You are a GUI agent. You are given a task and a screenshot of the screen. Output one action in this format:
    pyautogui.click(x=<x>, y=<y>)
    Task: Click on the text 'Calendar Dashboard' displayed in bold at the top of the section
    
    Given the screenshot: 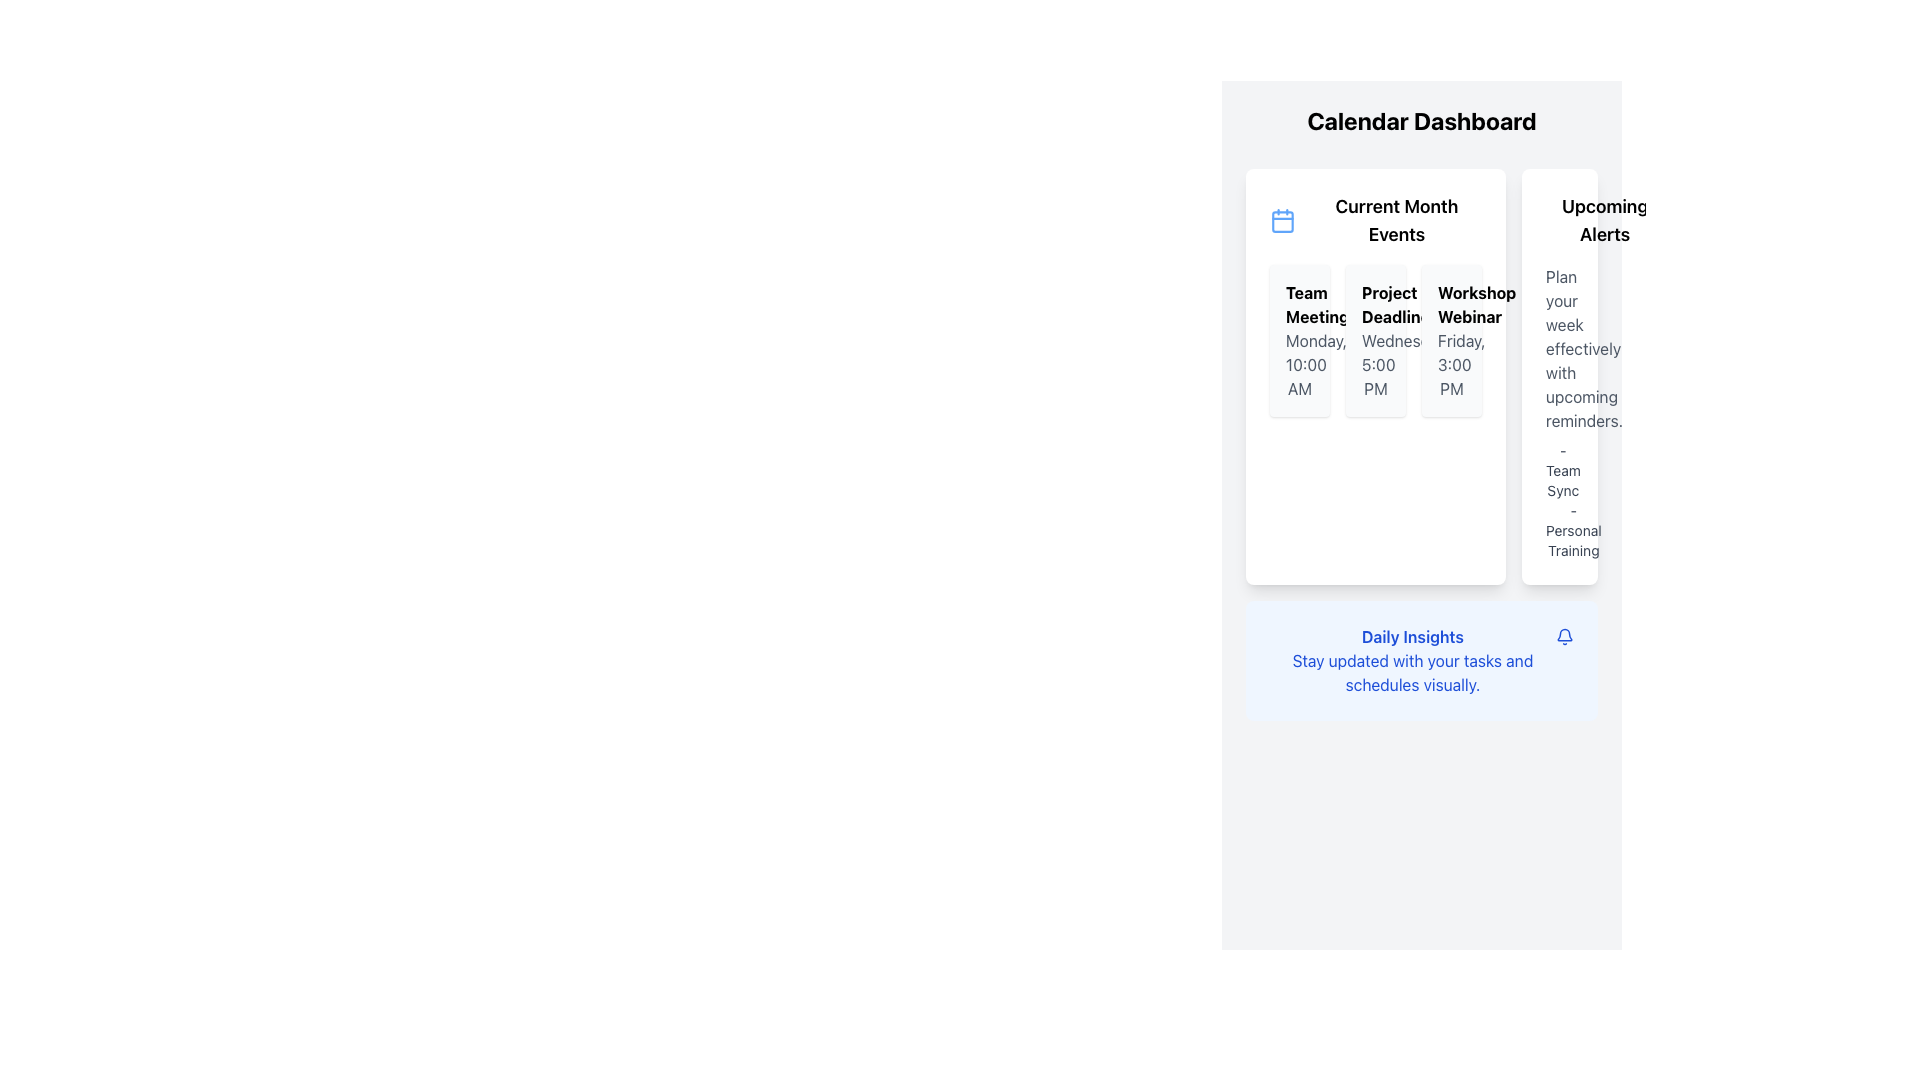 What is the action you would take?
    pyautogui.click(x=1420, y=120)
    